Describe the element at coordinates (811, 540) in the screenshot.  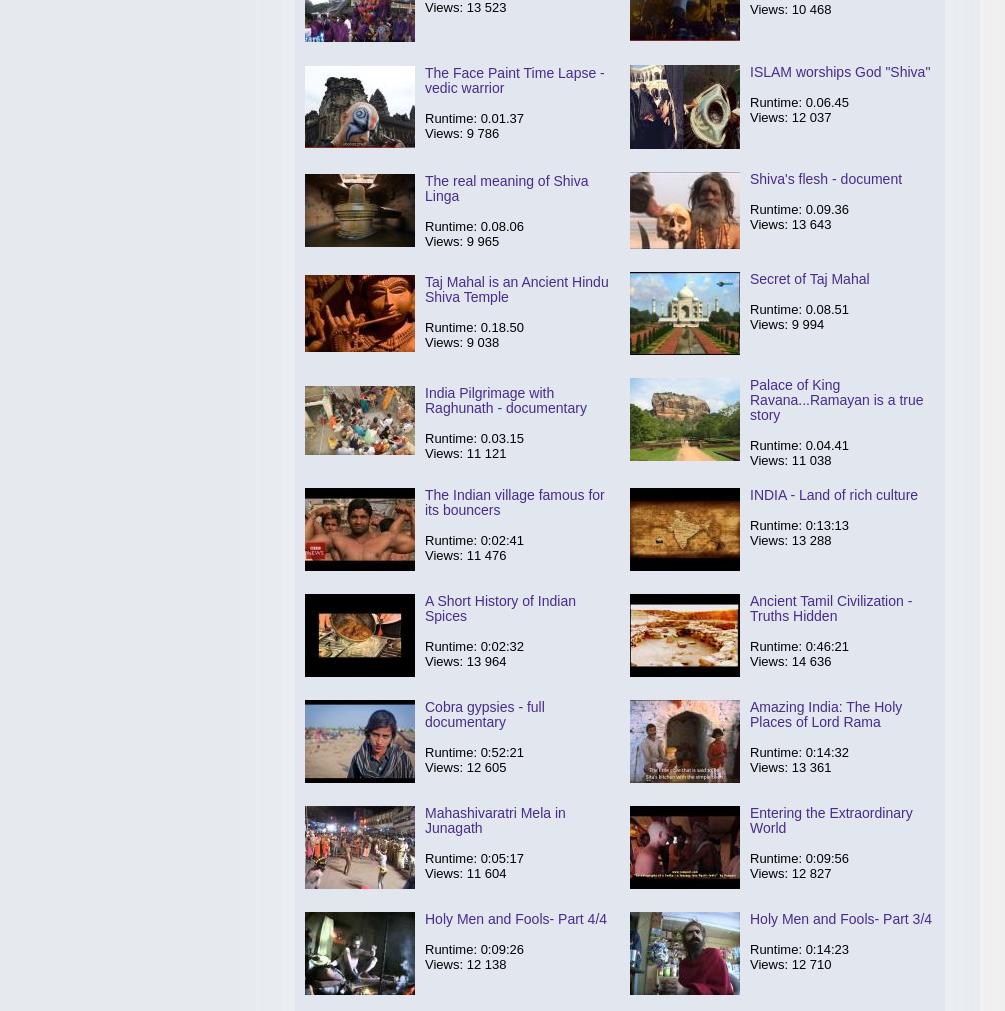
I see `'13 288'` at that location.